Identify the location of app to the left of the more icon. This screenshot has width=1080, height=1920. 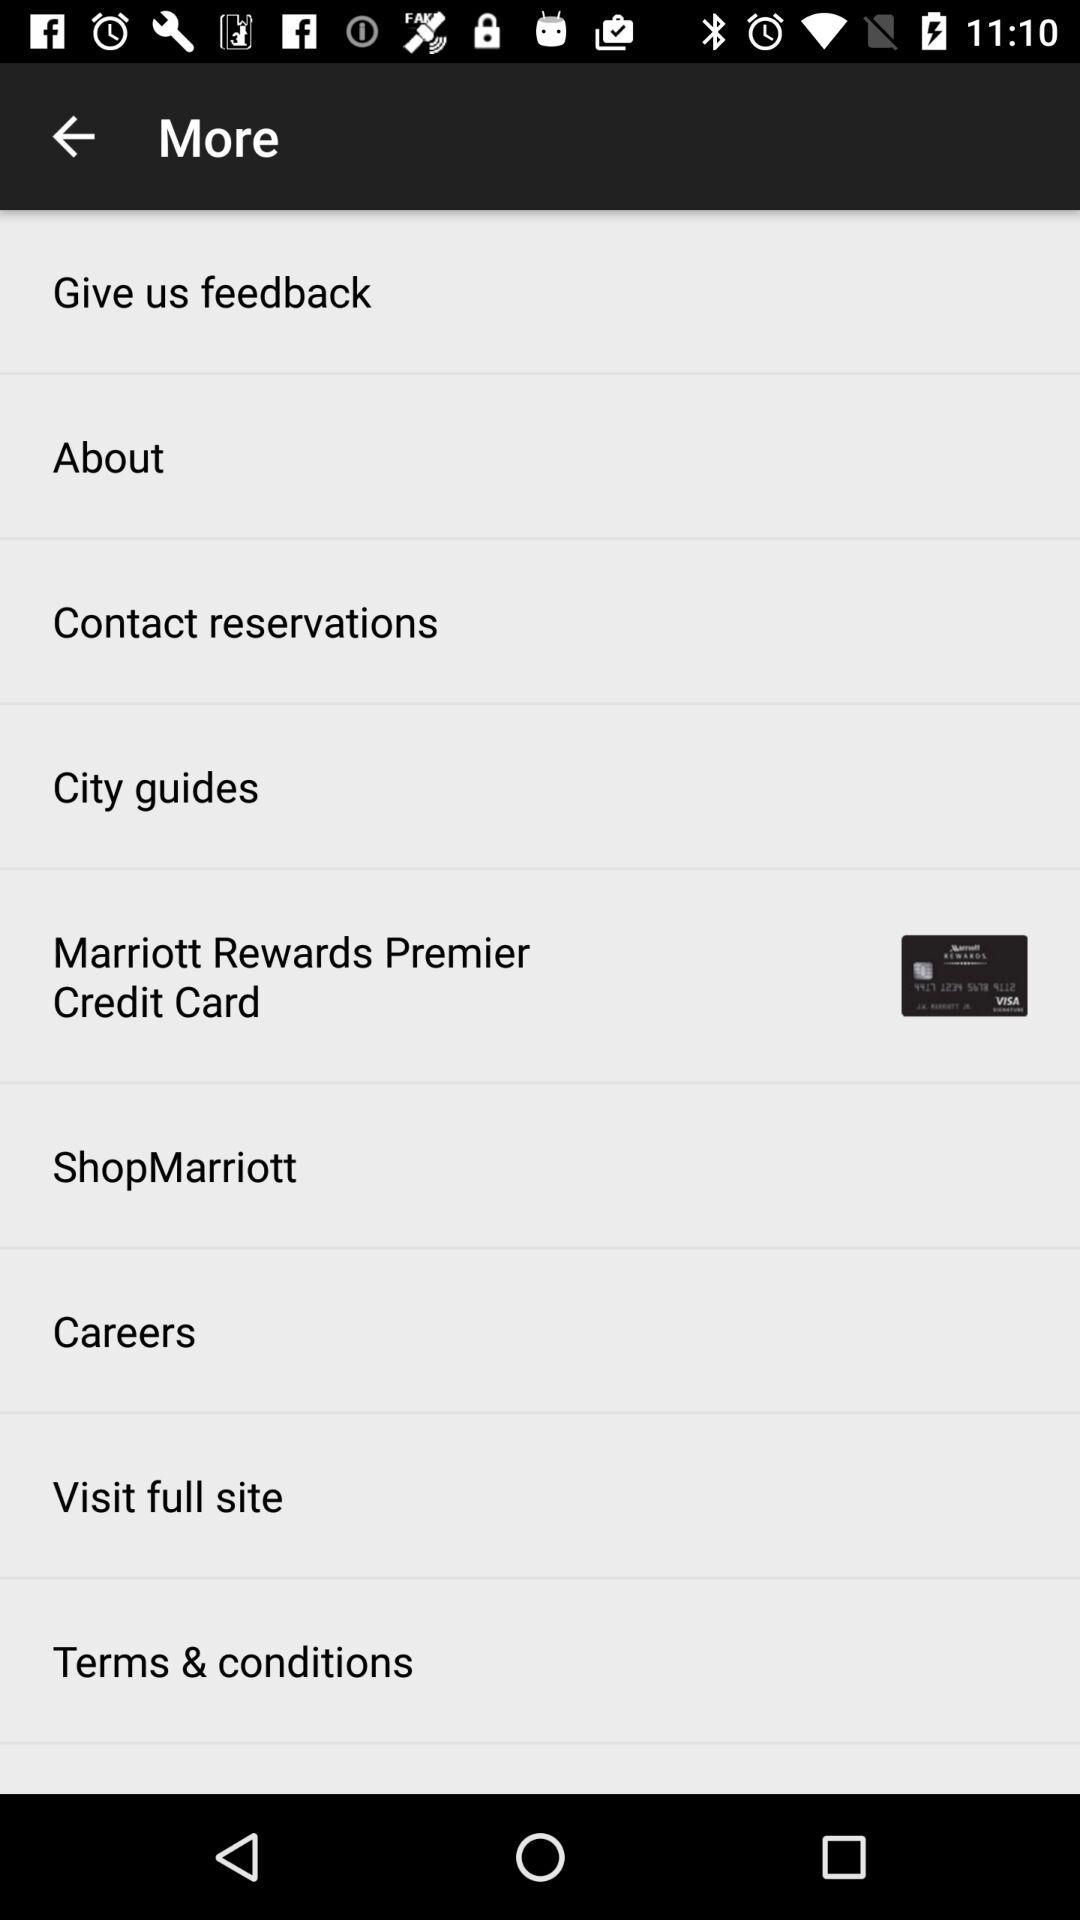
(72, 135).